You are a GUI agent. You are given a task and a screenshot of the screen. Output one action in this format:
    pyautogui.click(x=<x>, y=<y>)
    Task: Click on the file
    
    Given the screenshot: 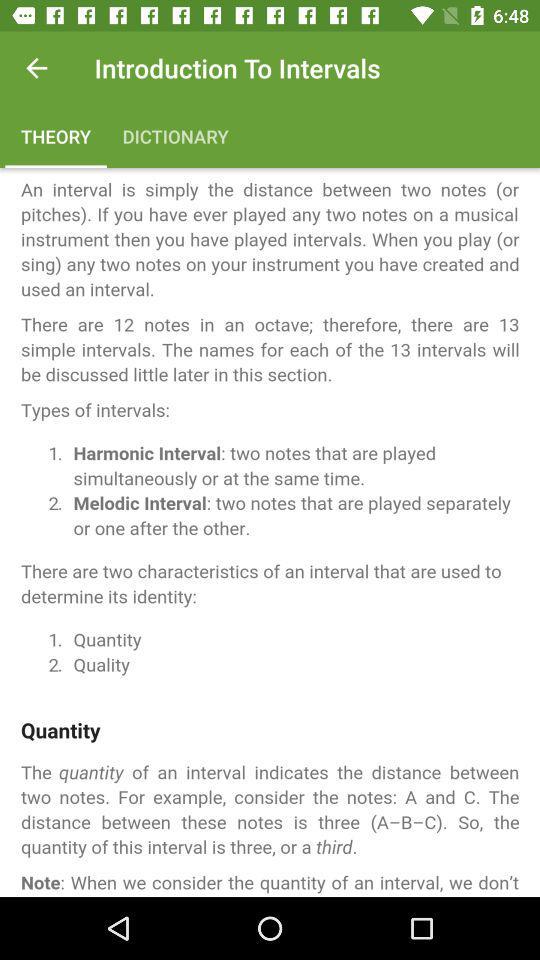 What is the action you would take?
    pyautogui.click(x=270, y=531)
    